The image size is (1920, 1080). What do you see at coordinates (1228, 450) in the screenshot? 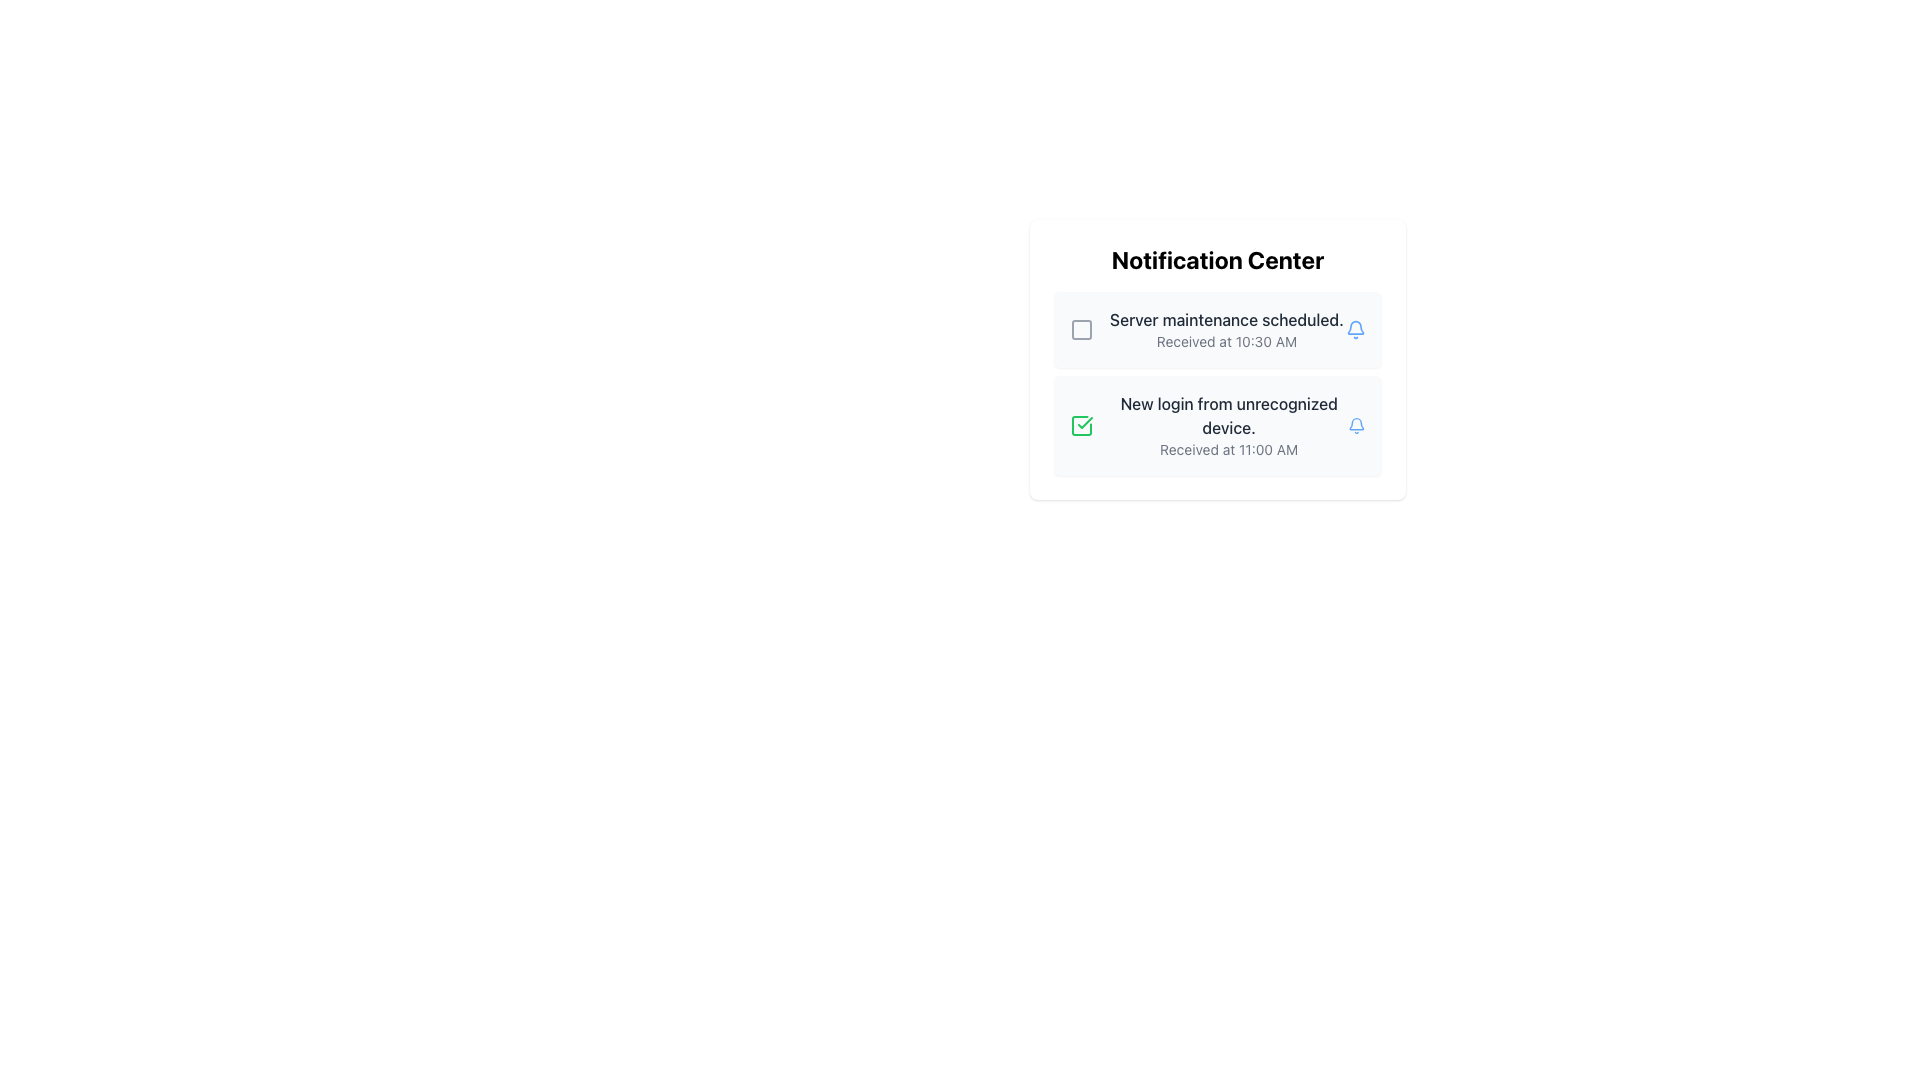
I see `timestamp text located below the bold text 'New login from unrecognized device' in the second notification card of the notification center` at bounding box center [1228, 450].